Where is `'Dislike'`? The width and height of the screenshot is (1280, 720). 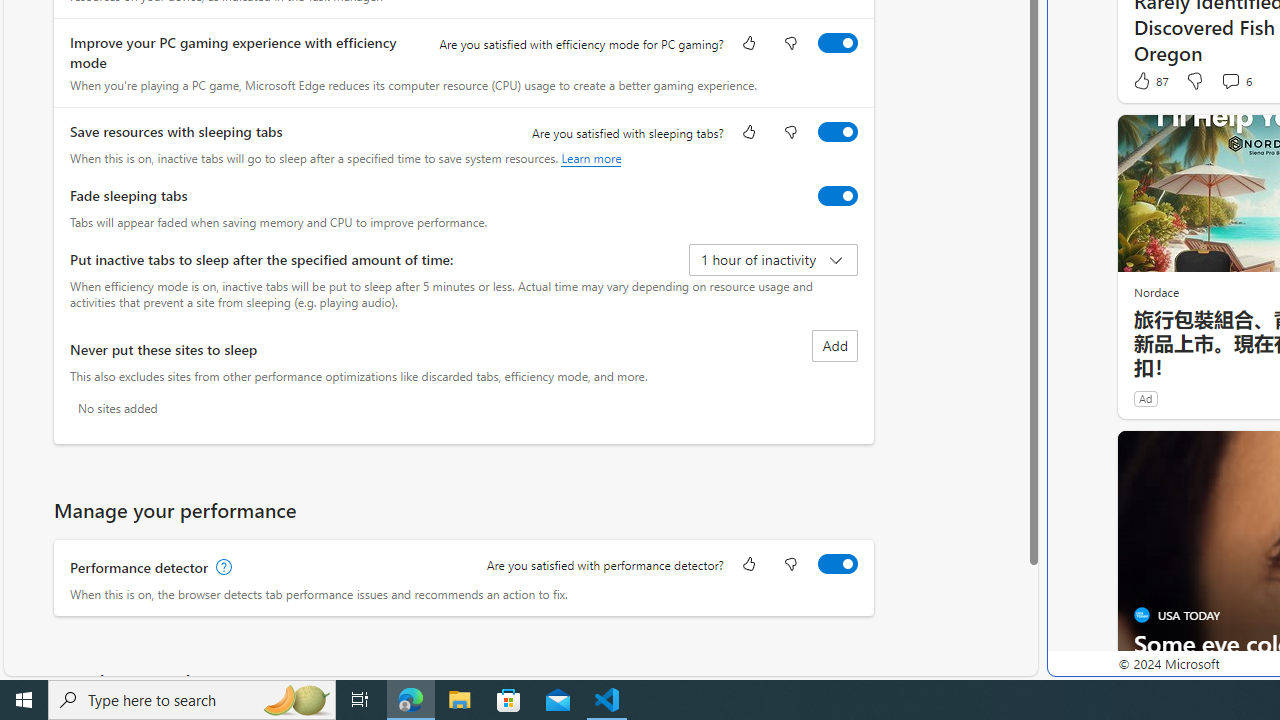
'Dislike' is located at coordinates (1194, 80).